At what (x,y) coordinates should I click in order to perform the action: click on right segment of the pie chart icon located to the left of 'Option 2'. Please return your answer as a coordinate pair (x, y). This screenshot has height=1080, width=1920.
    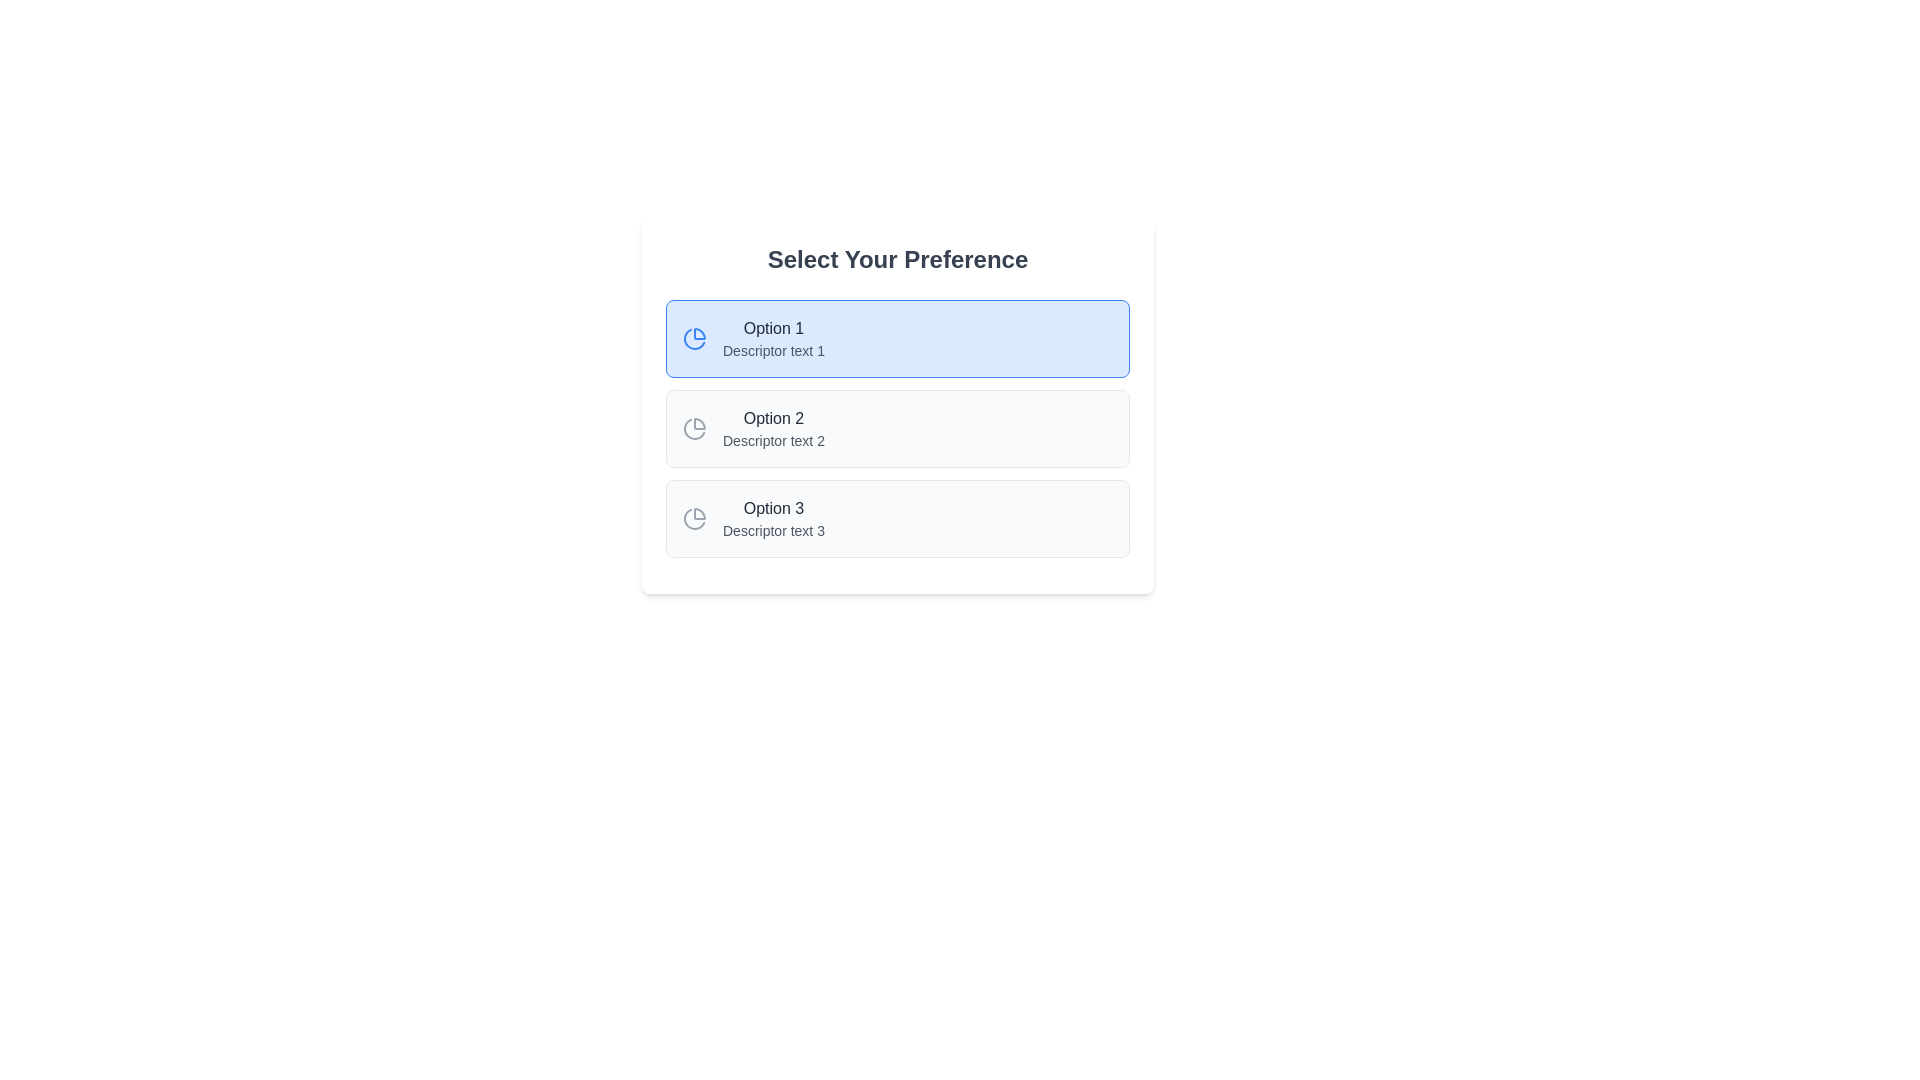
    Looking at the image, I should click on (694, 428).